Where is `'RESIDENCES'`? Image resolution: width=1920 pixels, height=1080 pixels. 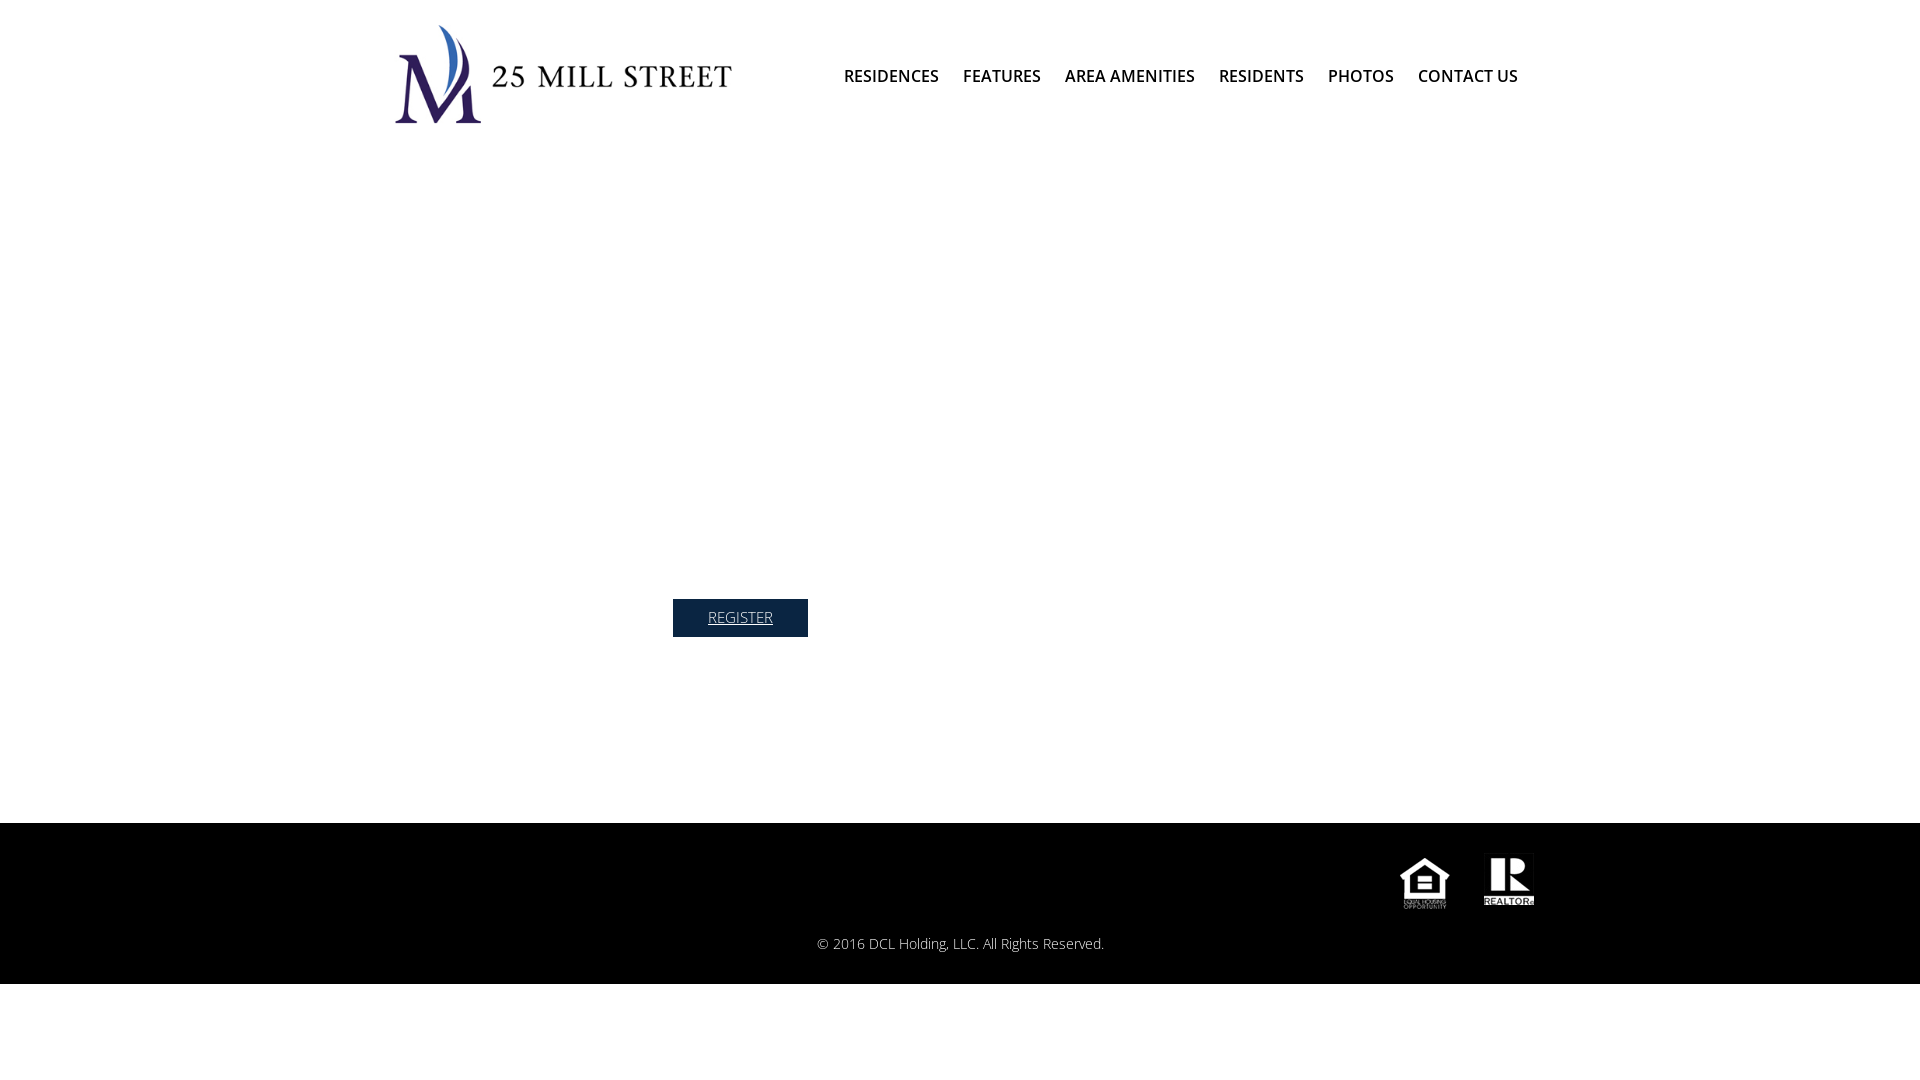
'RESIDENCES' is located at coordinates (890, 75).